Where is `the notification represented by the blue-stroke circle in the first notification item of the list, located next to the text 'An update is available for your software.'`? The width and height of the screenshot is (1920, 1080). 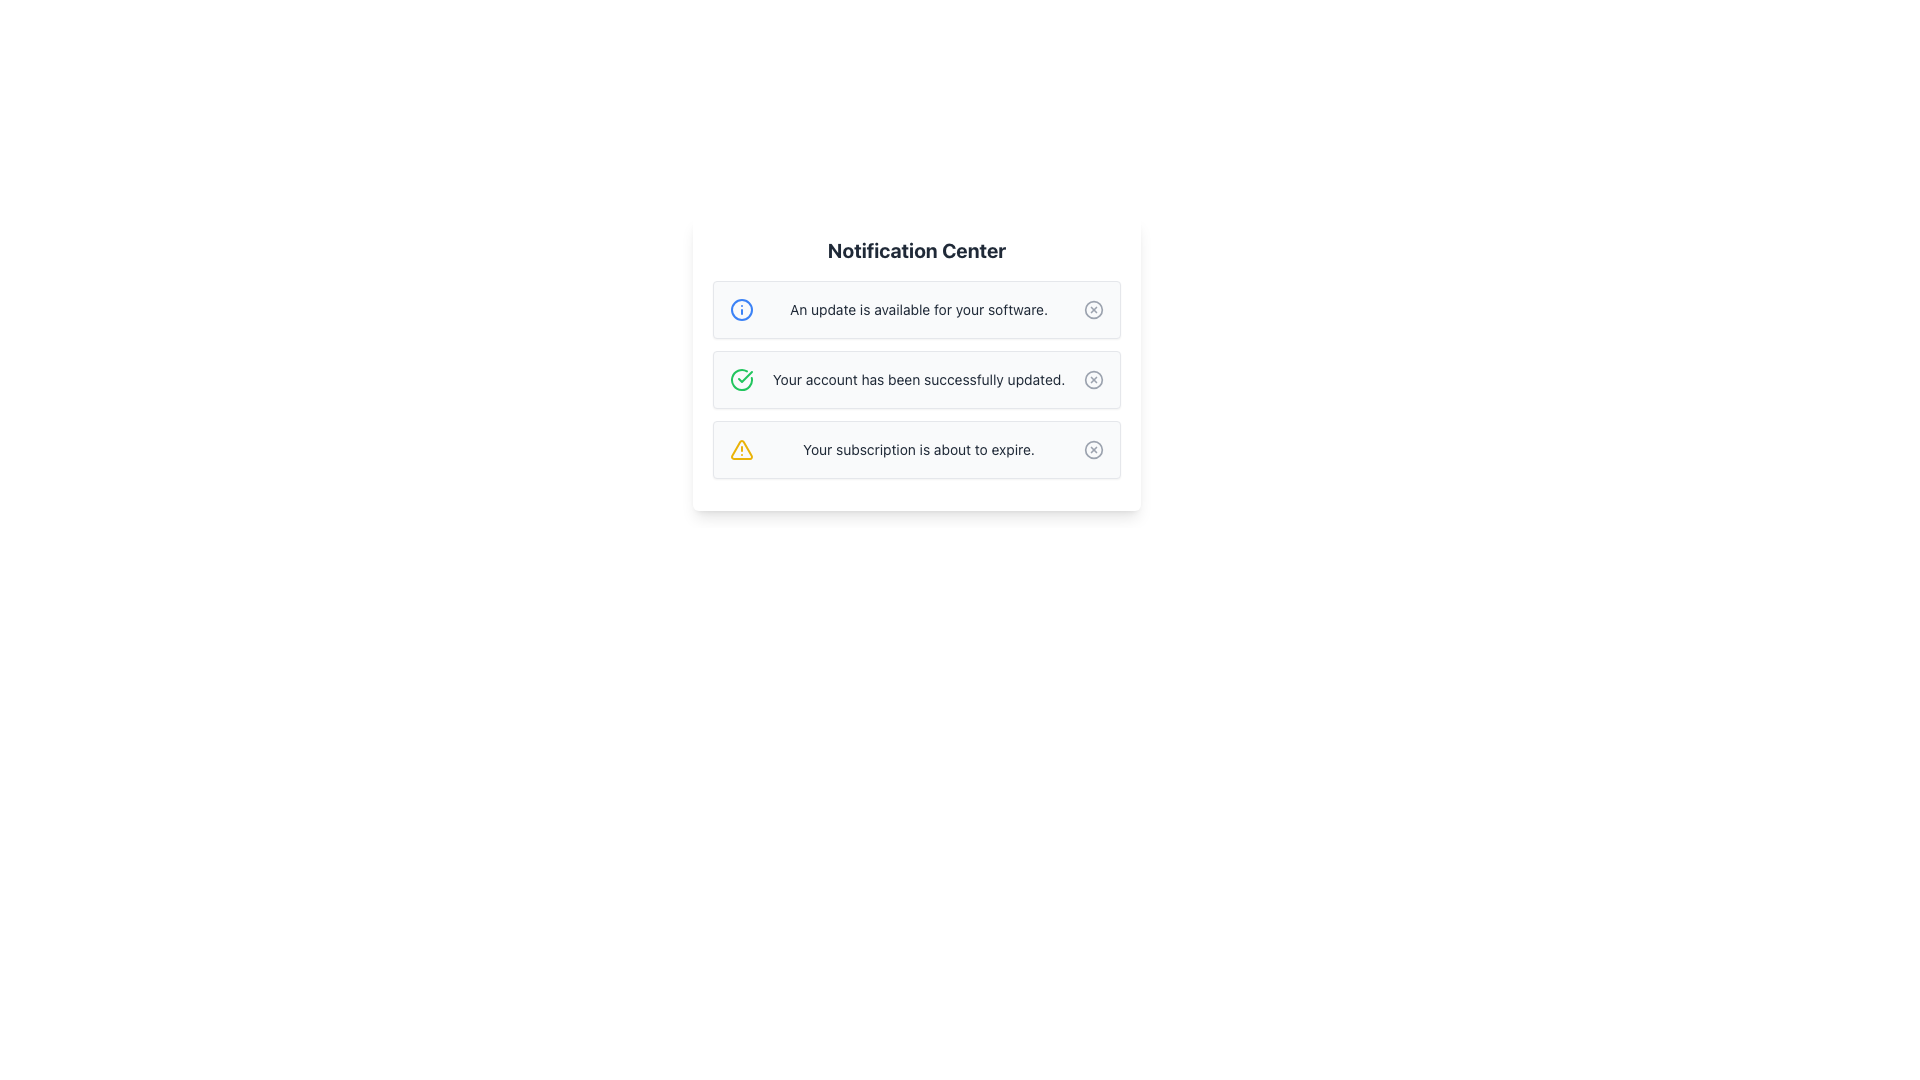 the notification represented by the blue-stroke circle in the first notification item of the list, located next to the text 'An update is available for your software.' is located at coordinates (741, 309).